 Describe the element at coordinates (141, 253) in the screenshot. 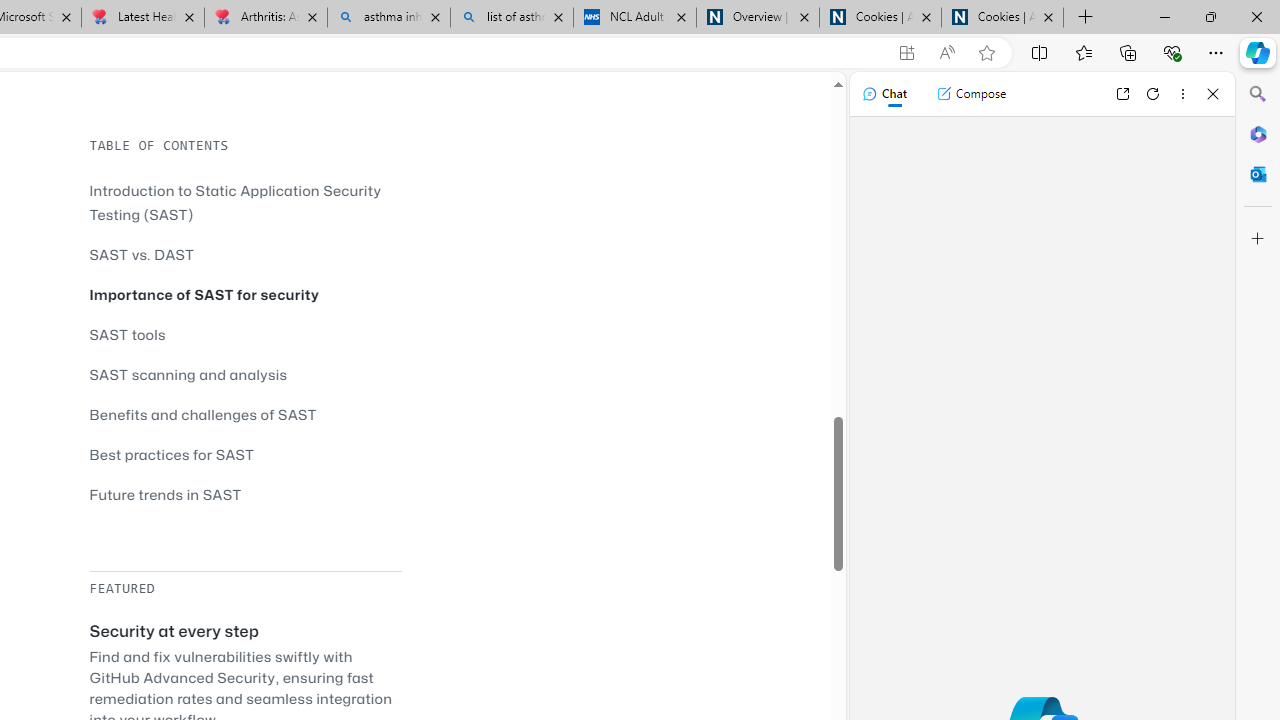

I see `'SAST vs. DAST'` at that location.